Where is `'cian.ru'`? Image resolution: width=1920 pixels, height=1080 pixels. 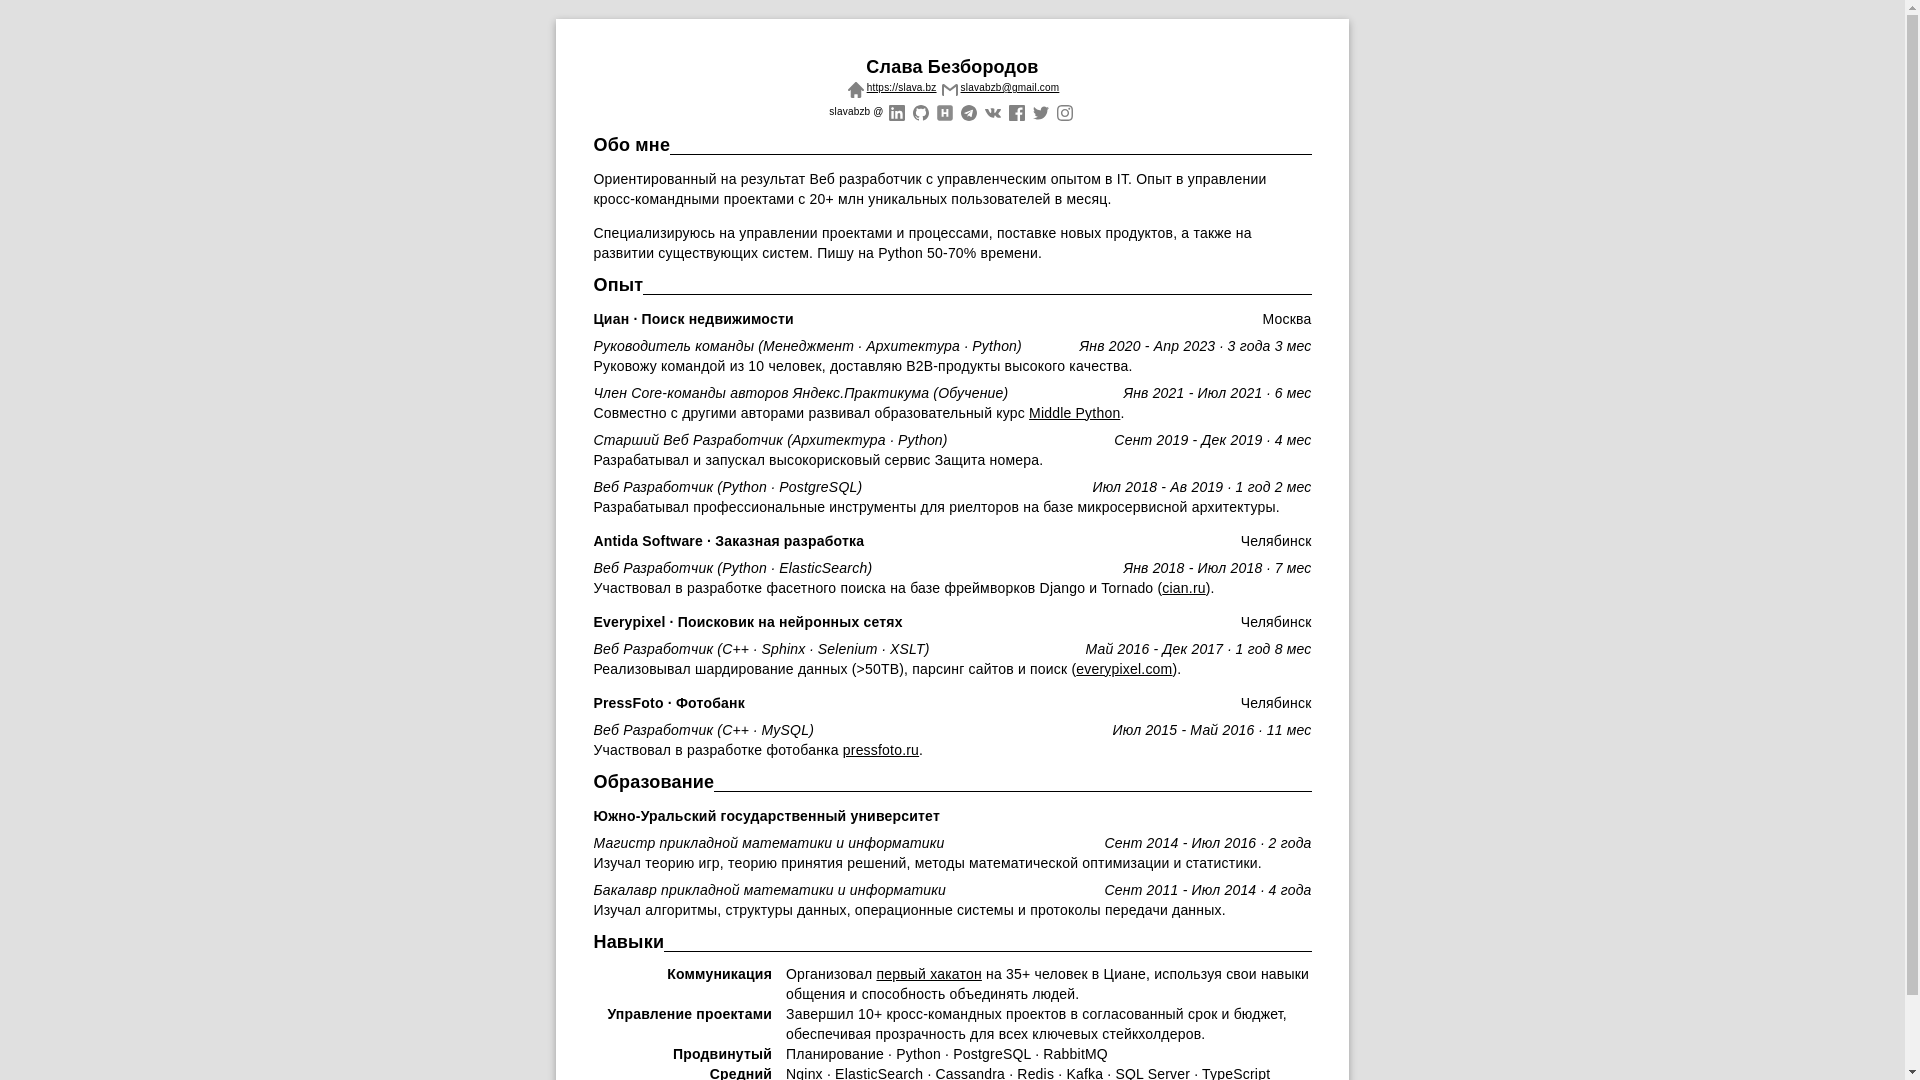 'cian.ru' is located at coordinates (1161, 586).